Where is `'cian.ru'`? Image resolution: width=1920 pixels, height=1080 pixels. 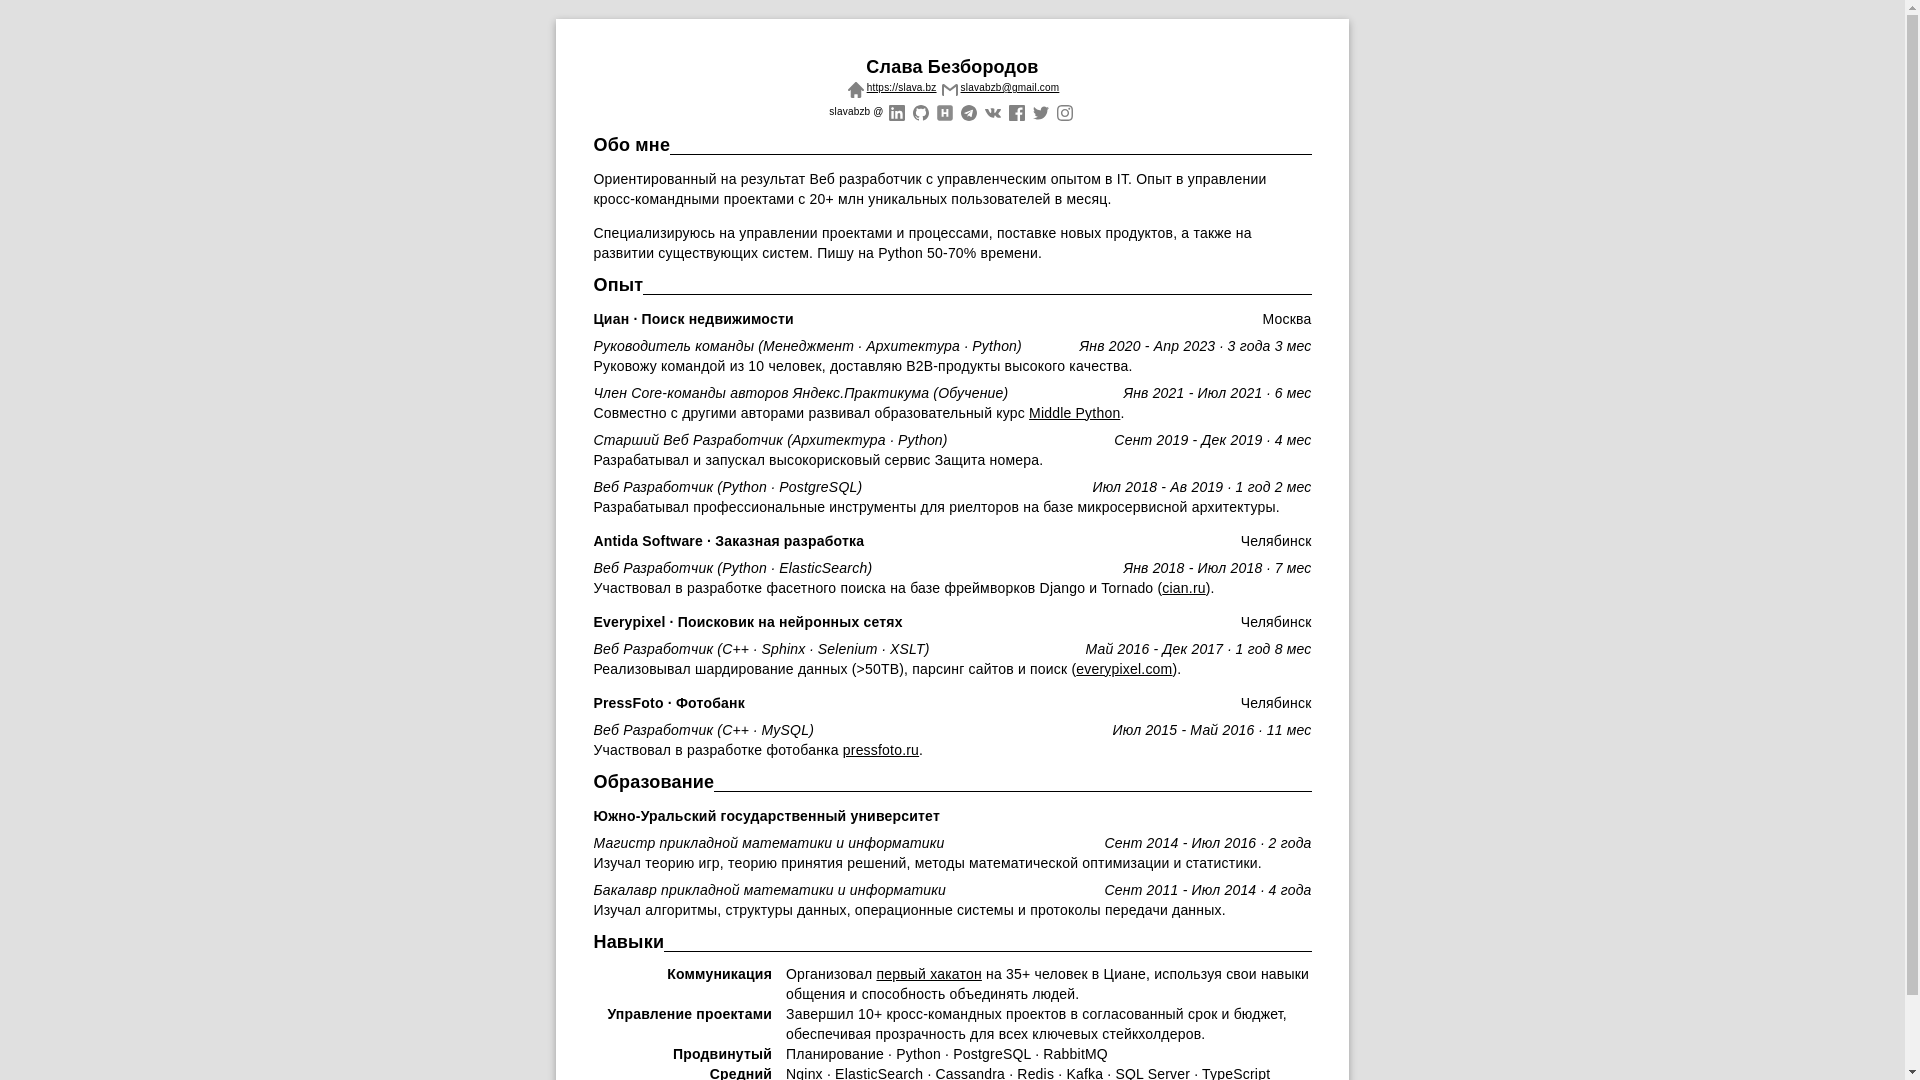 'cian.ru' is located at coordinates (1161, 586).